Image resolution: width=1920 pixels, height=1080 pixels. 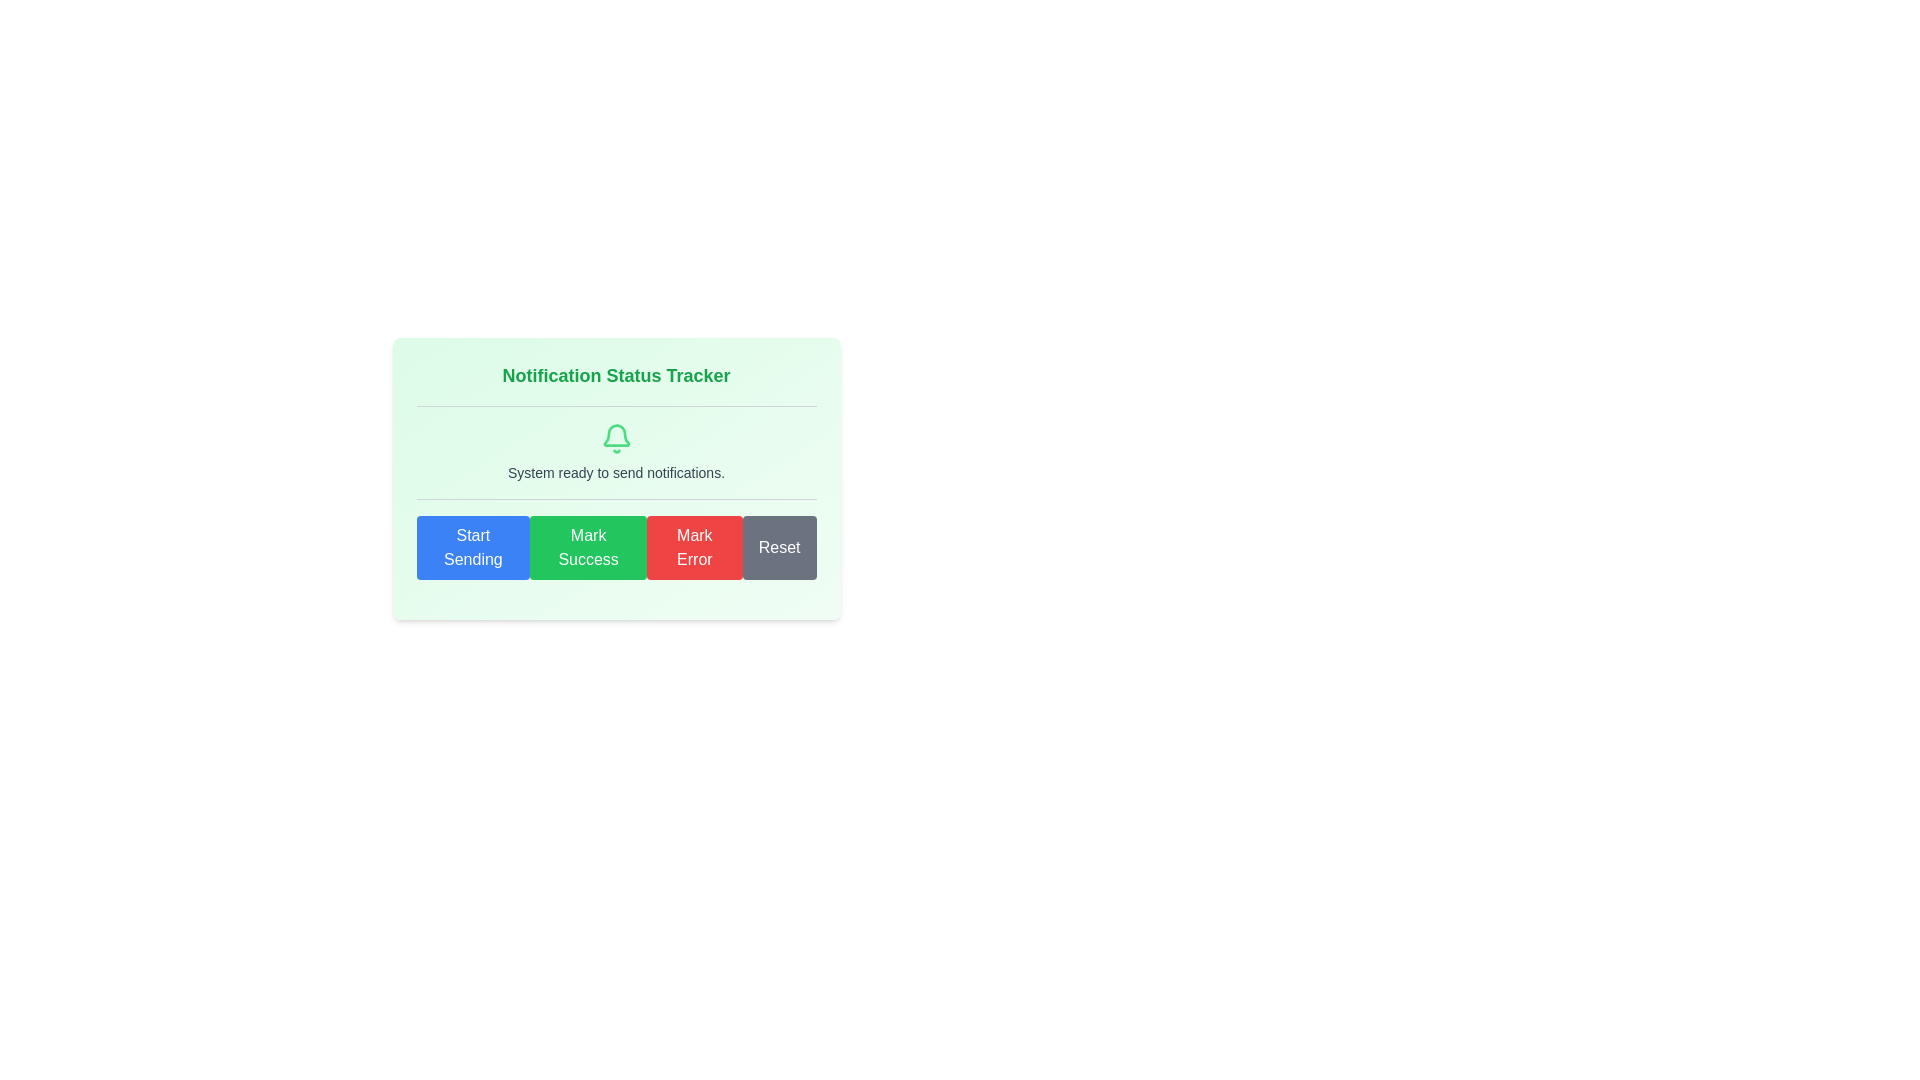 I want to click on the success button located below the 'Notification Status Tracker', so click(x=615, y=547).